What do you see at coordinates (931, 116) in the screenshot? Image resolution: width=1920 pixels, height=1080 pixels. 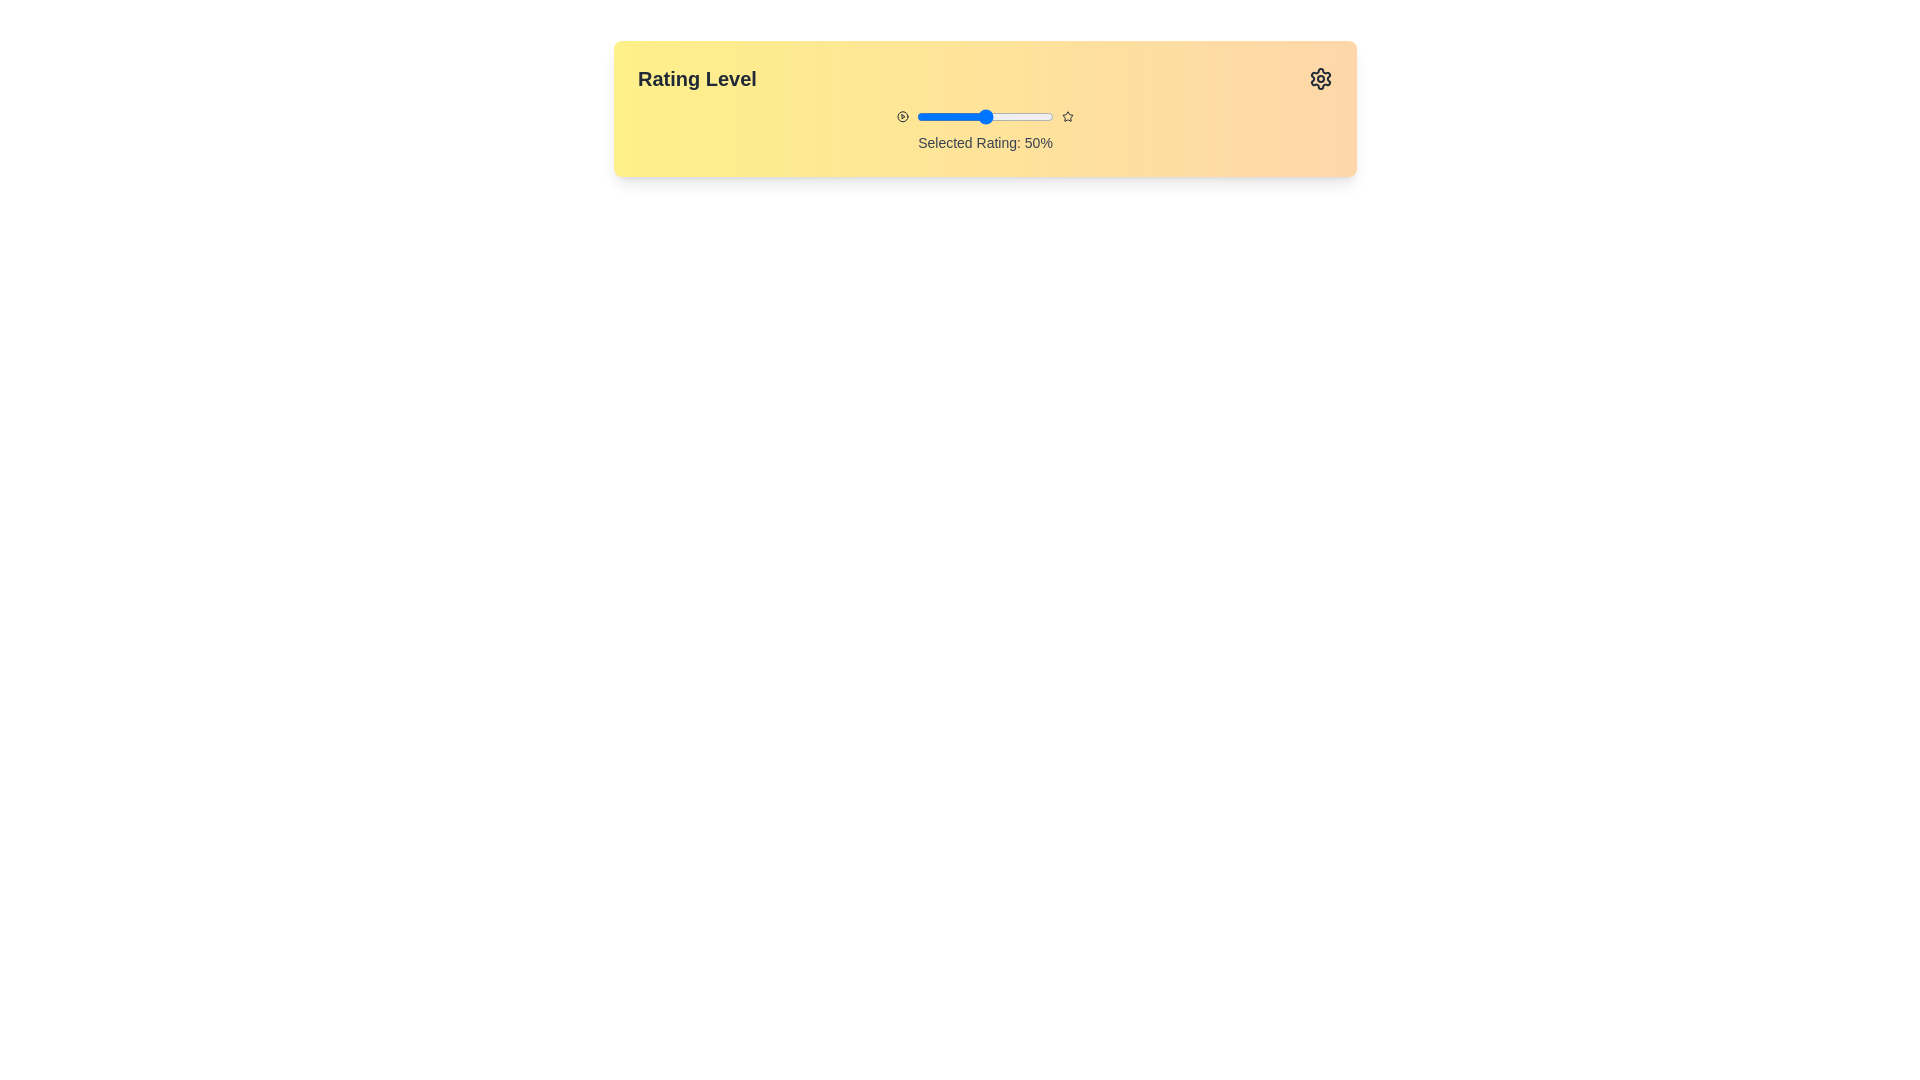 I see `the slider` at bounding box center [931, 116].